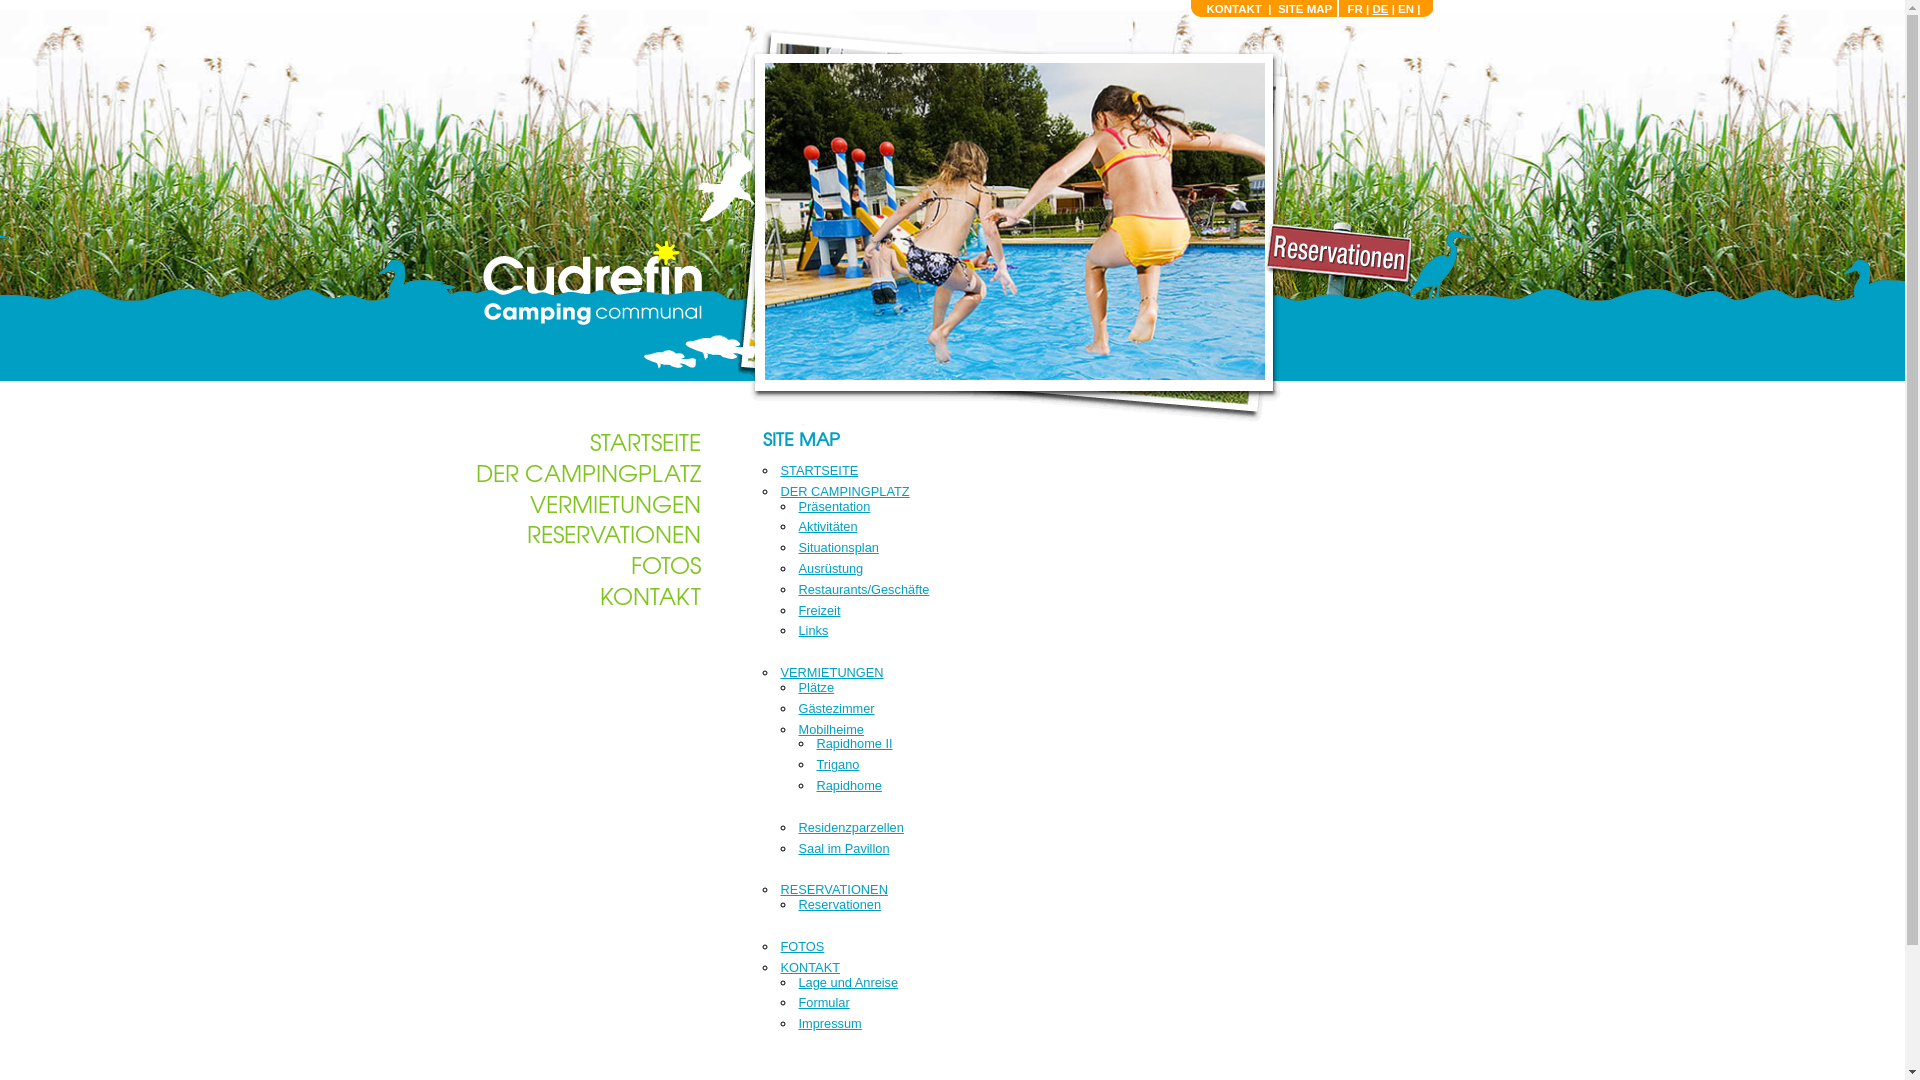 Image resolution: width=1920 pixels, height=1080 pixels. Describe the element at coordinates (830, 729) in the screenshot. I see `'Mobilheime'` at that location.